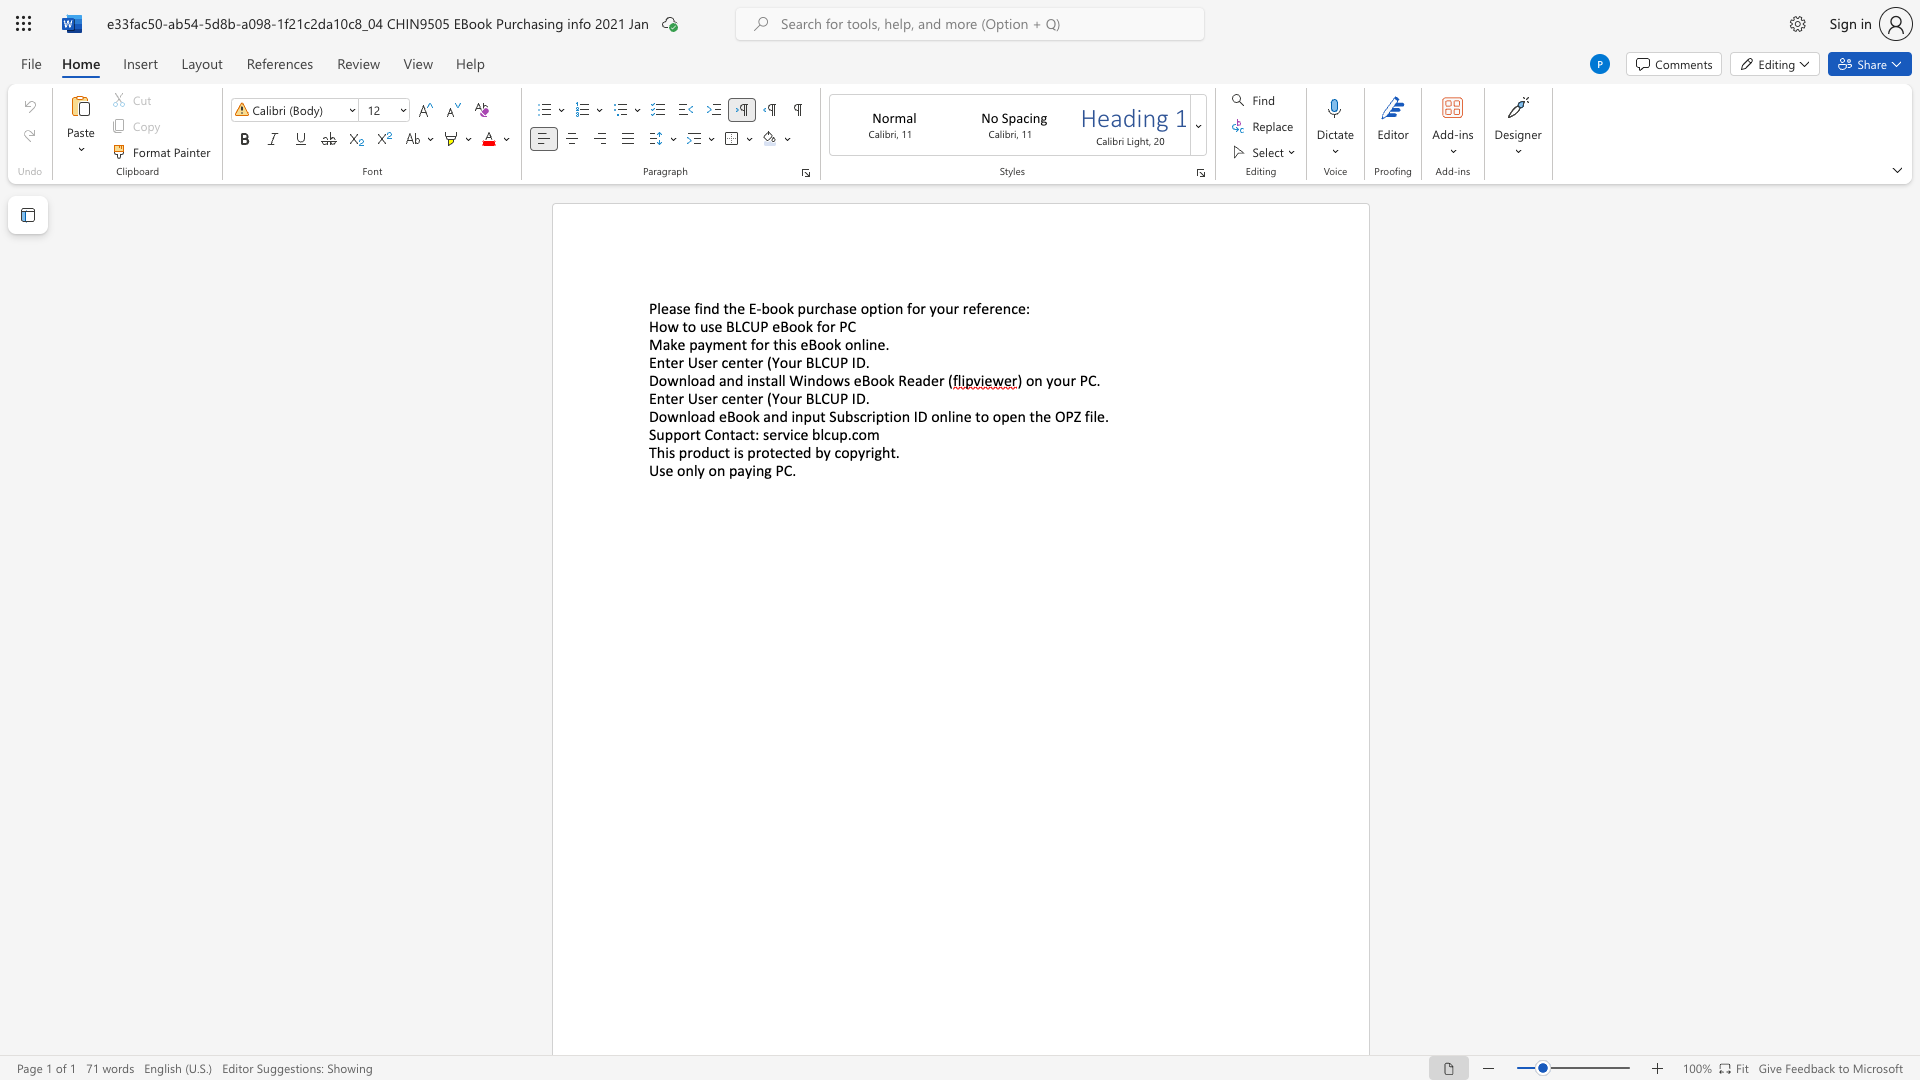 The width and height of the screenshot is (1920, 1080). What do you see at coordinates (648, 308) in the screenshot?
I see `the subset text "Please find the E-book p" within the text "Please find the E-book purchase"` at bounding box center [648, 308].